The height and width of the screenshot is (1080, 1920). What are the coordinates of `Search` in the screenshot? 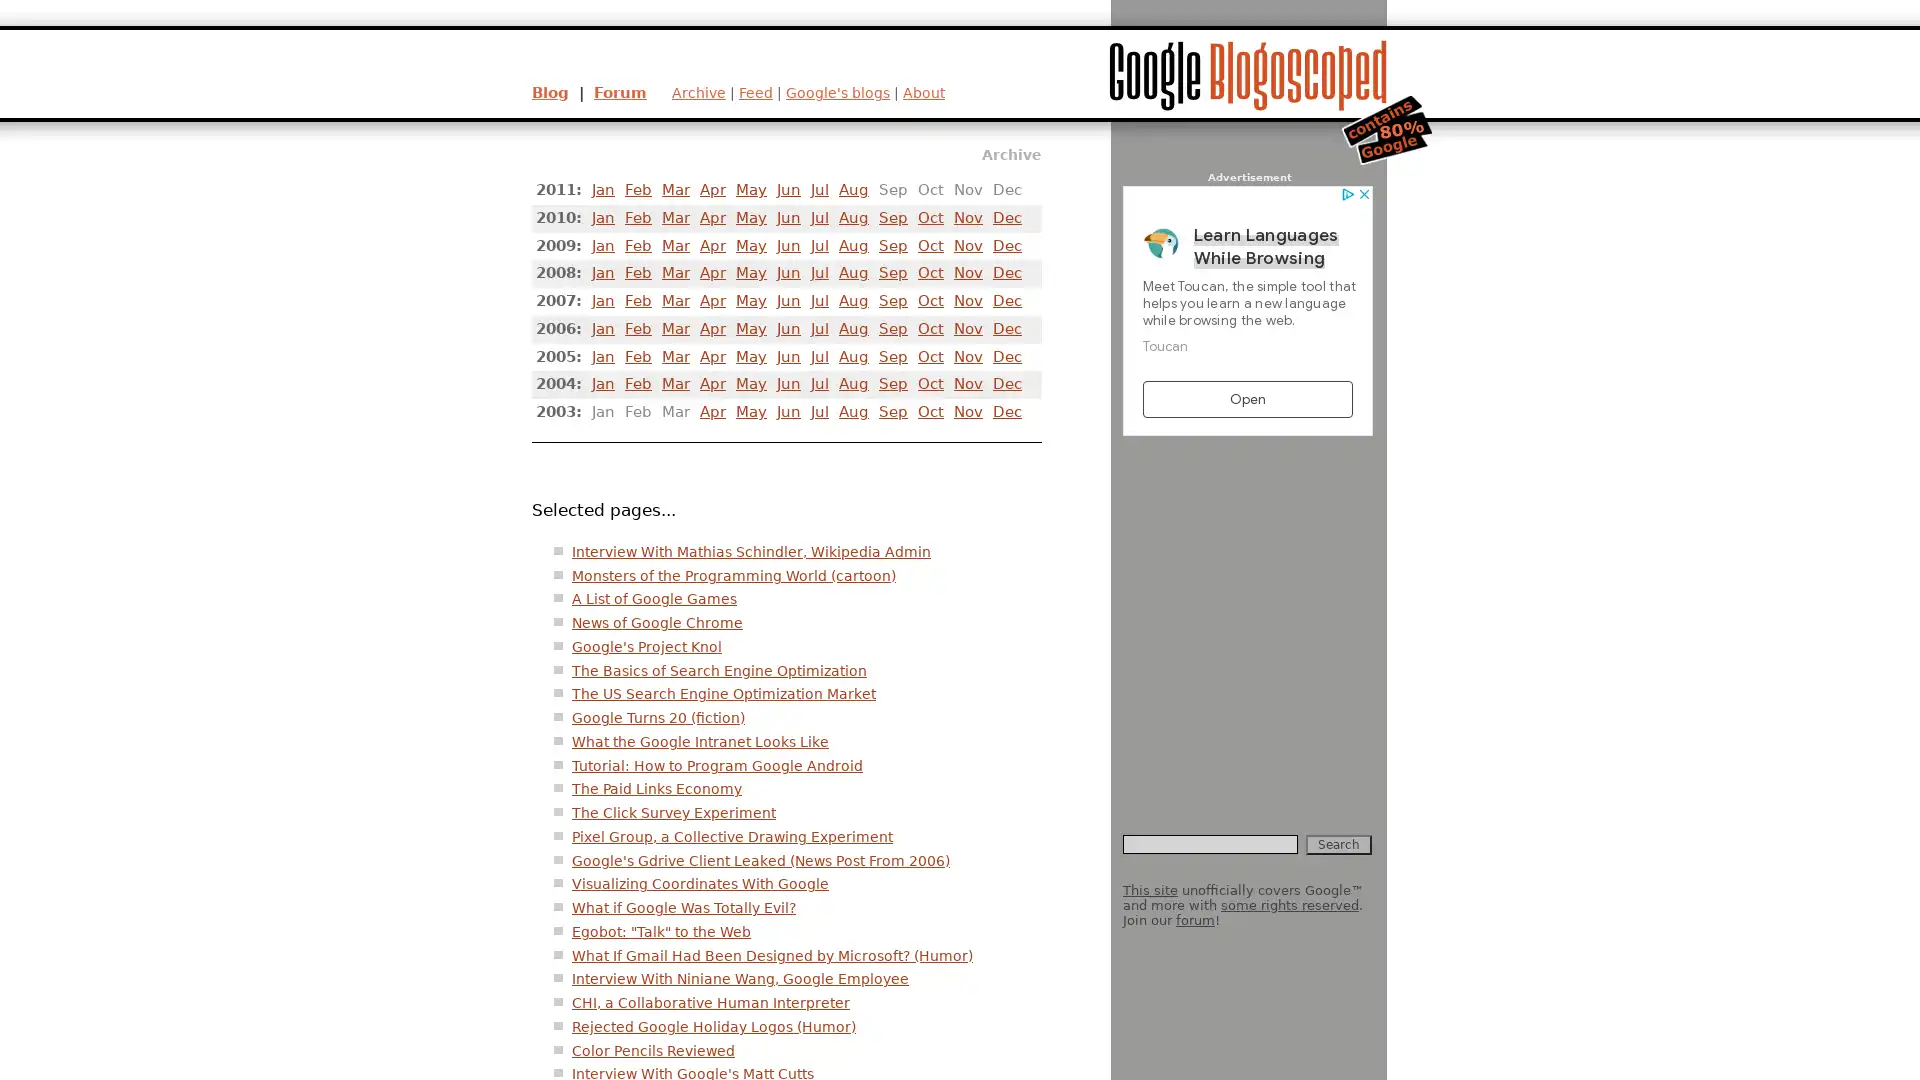 It's located at (1339, 844).